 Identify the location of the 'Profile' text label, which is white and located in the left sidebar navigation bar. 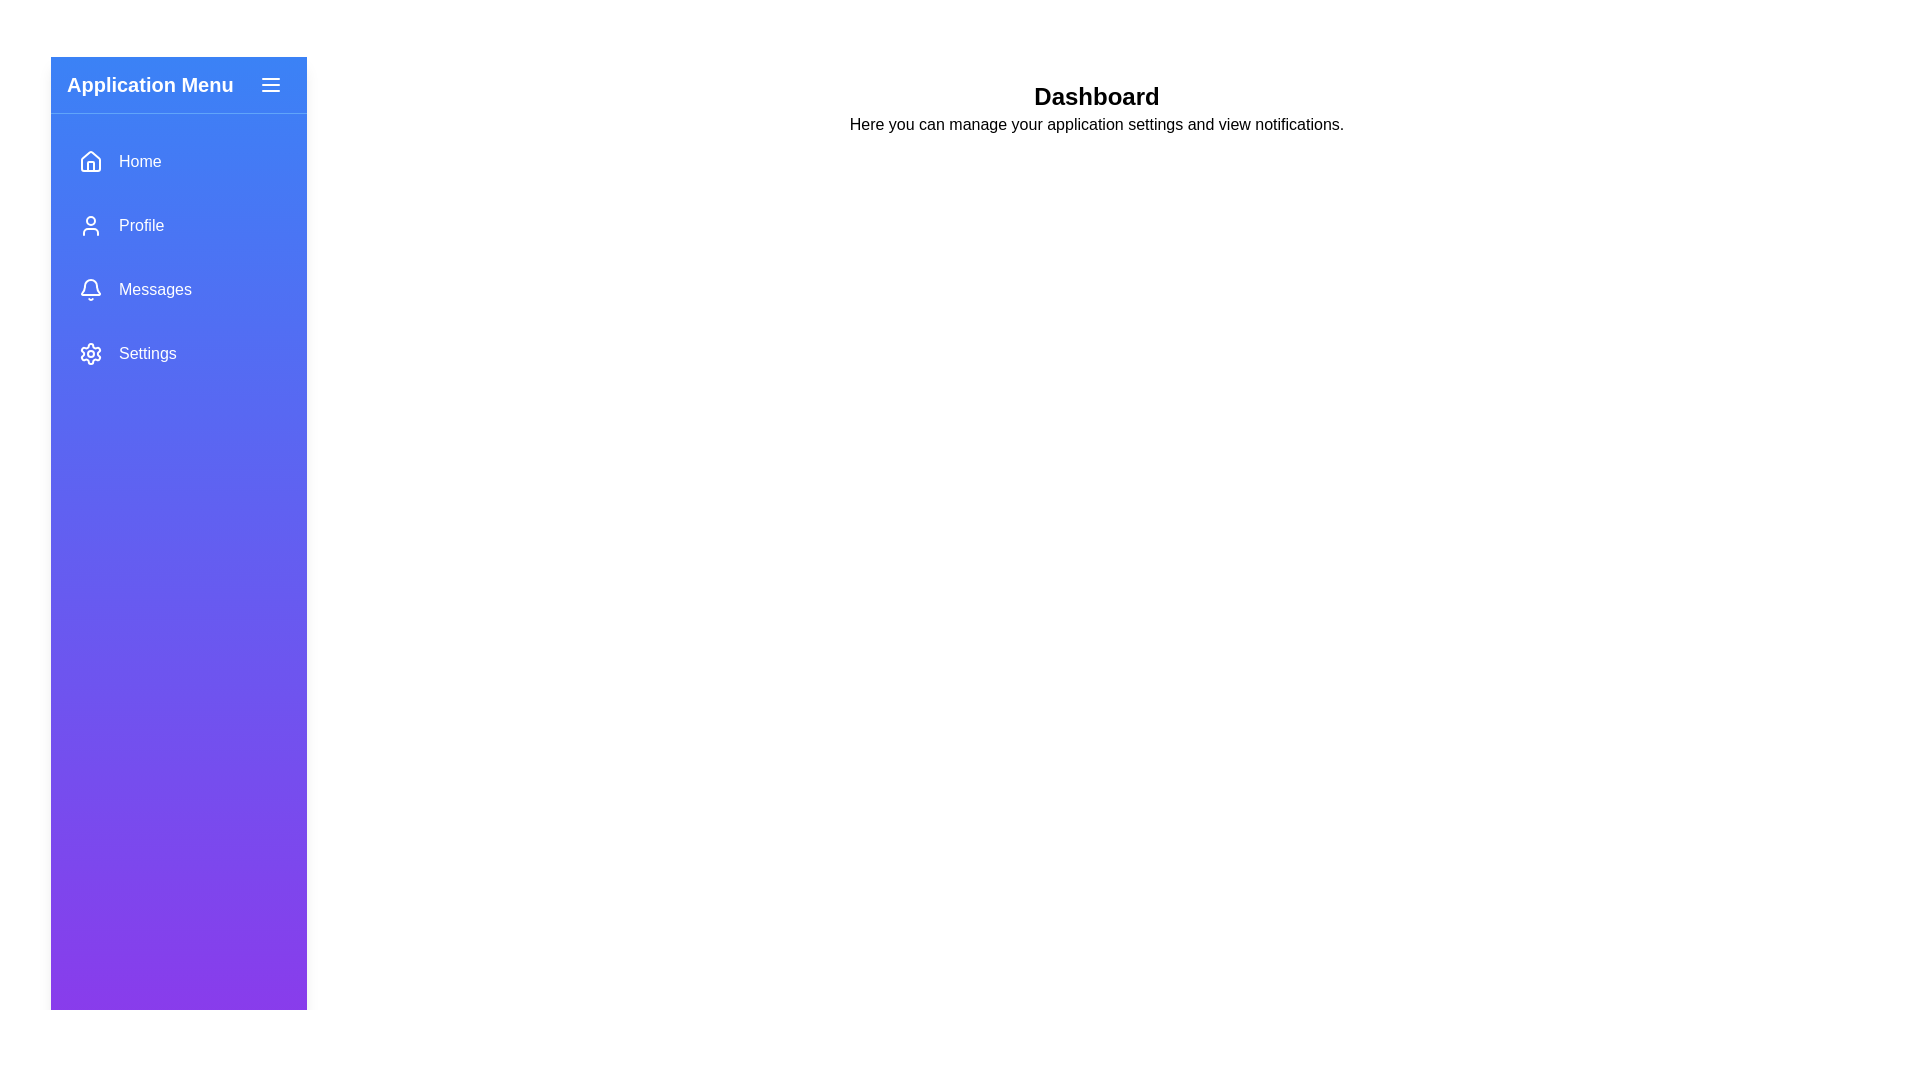
(140, 225).